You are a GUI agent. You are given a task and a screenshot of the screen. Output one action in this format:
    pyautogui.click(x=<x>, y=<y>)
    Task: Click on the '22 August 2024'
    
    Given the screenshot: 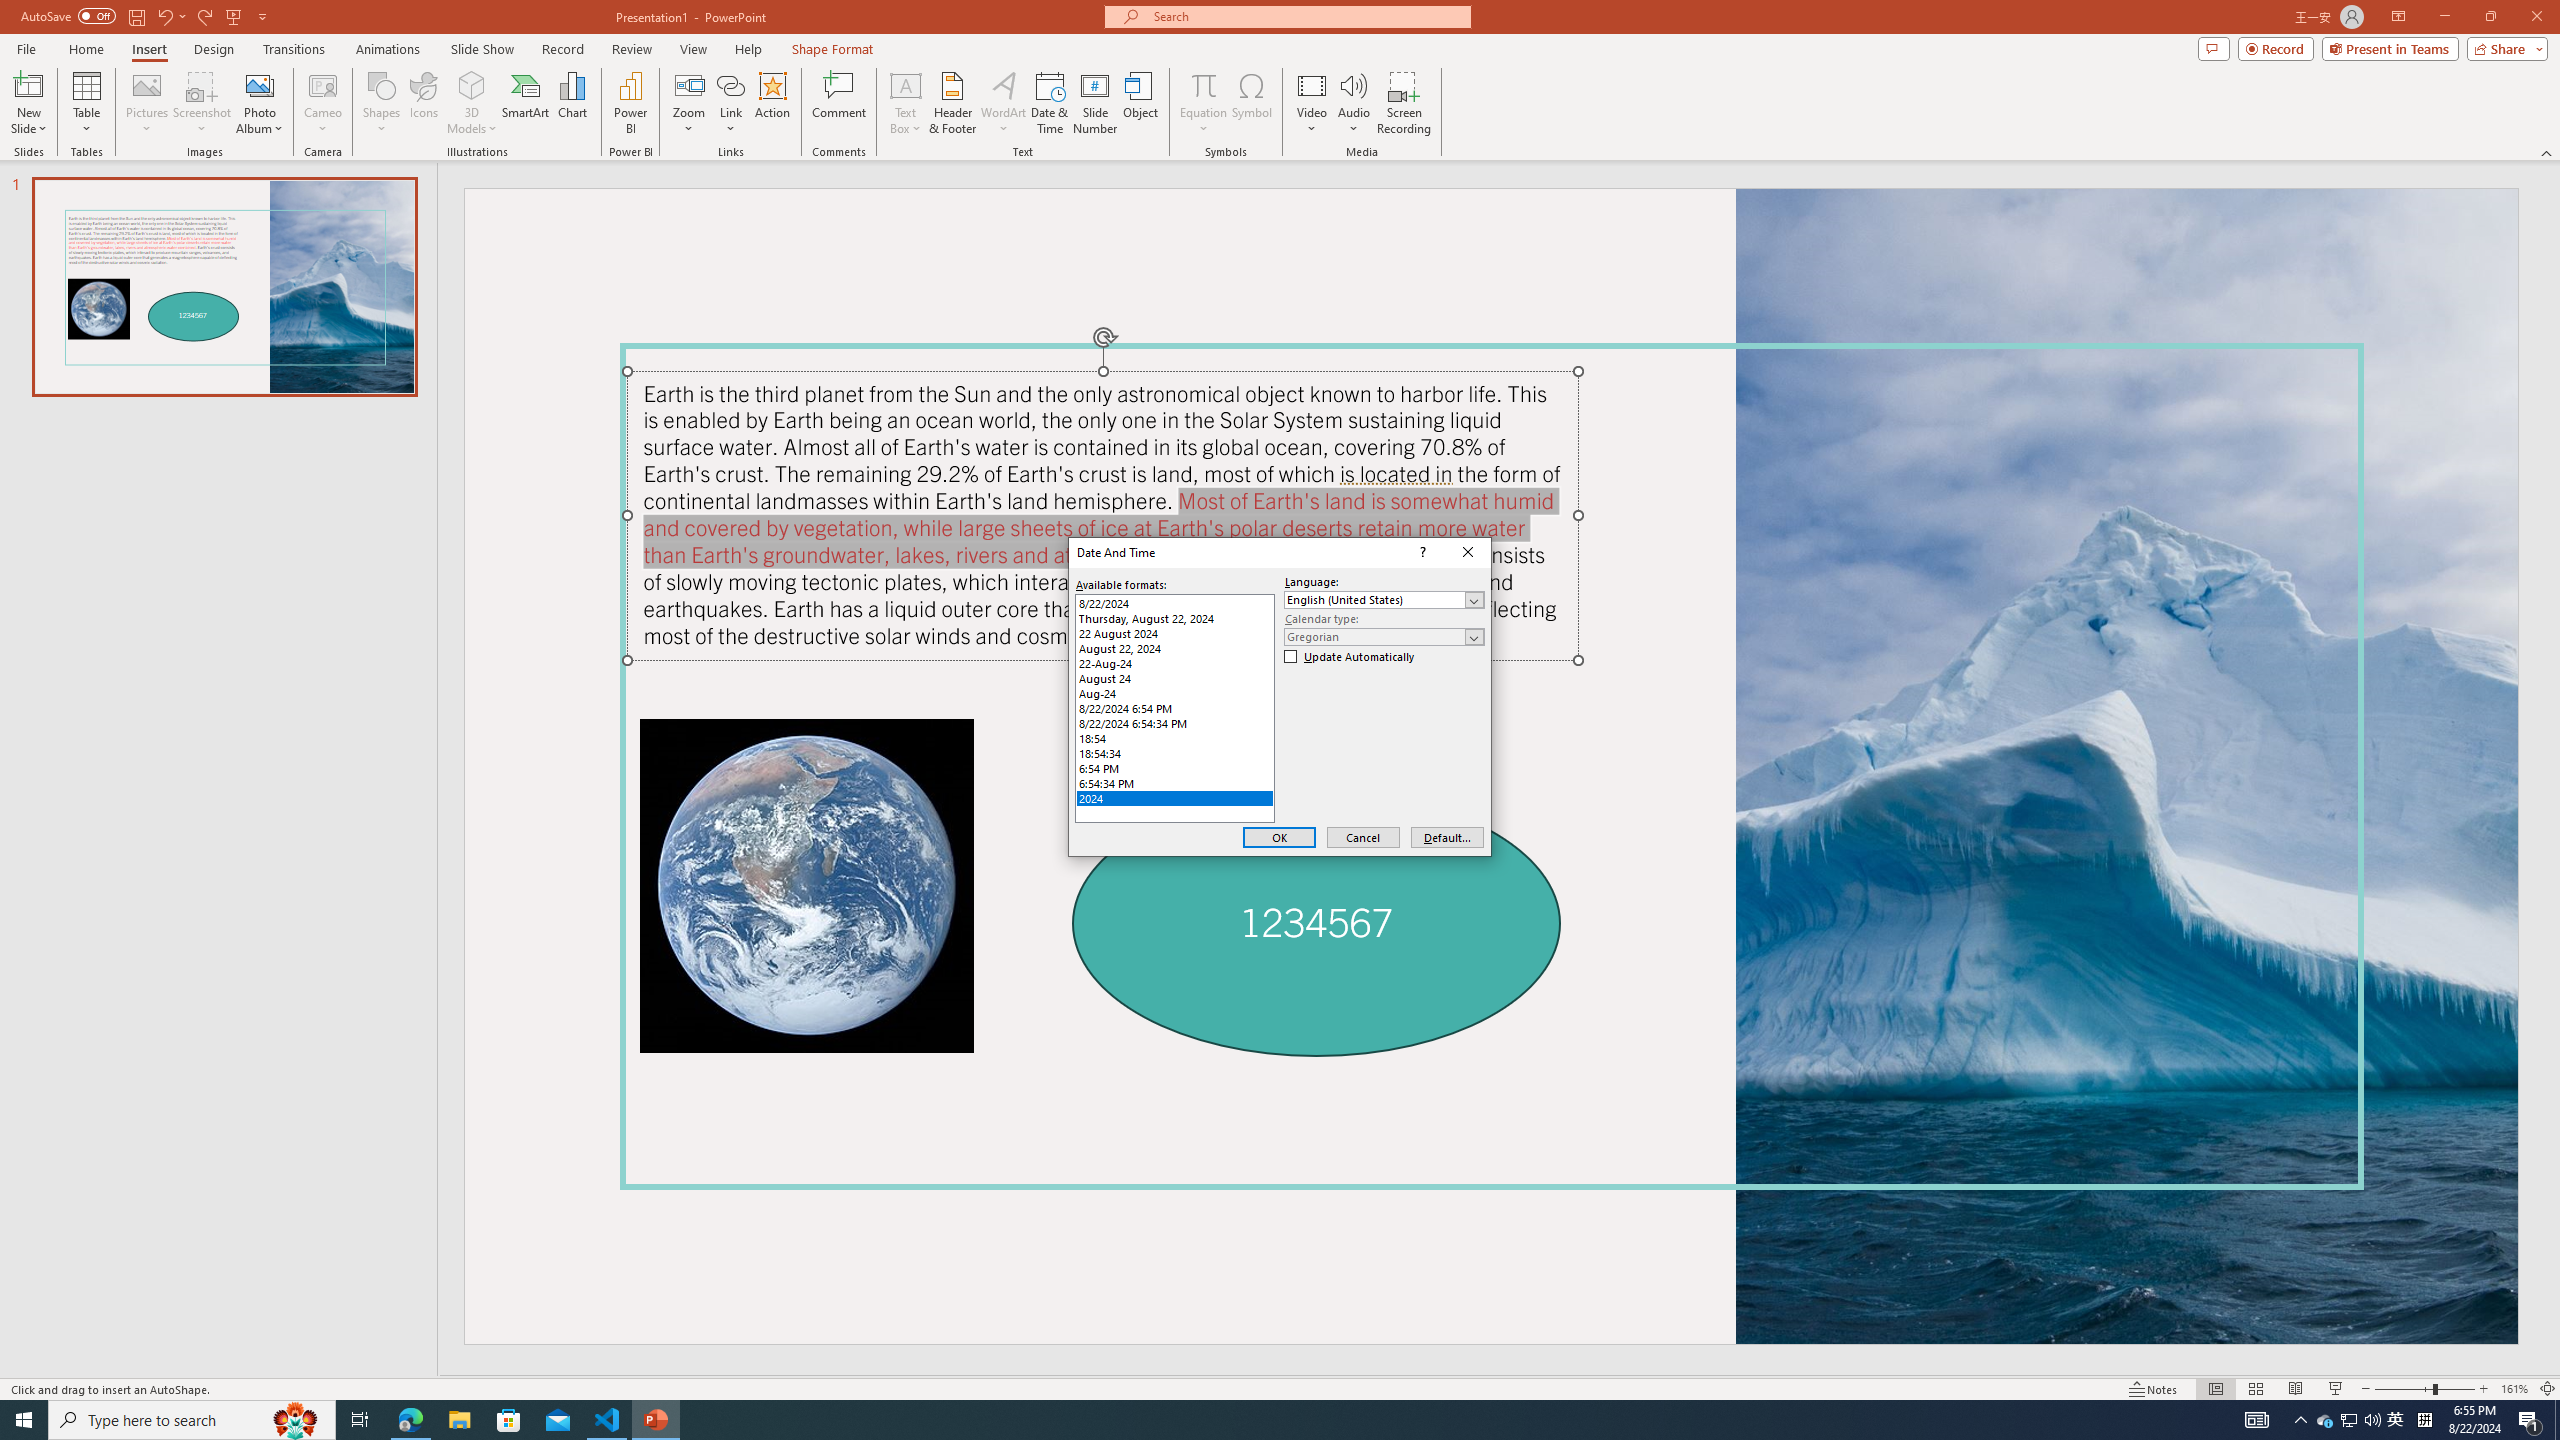 What is the action you would take?
    pyautogui.click(x=1174, y=632)
    